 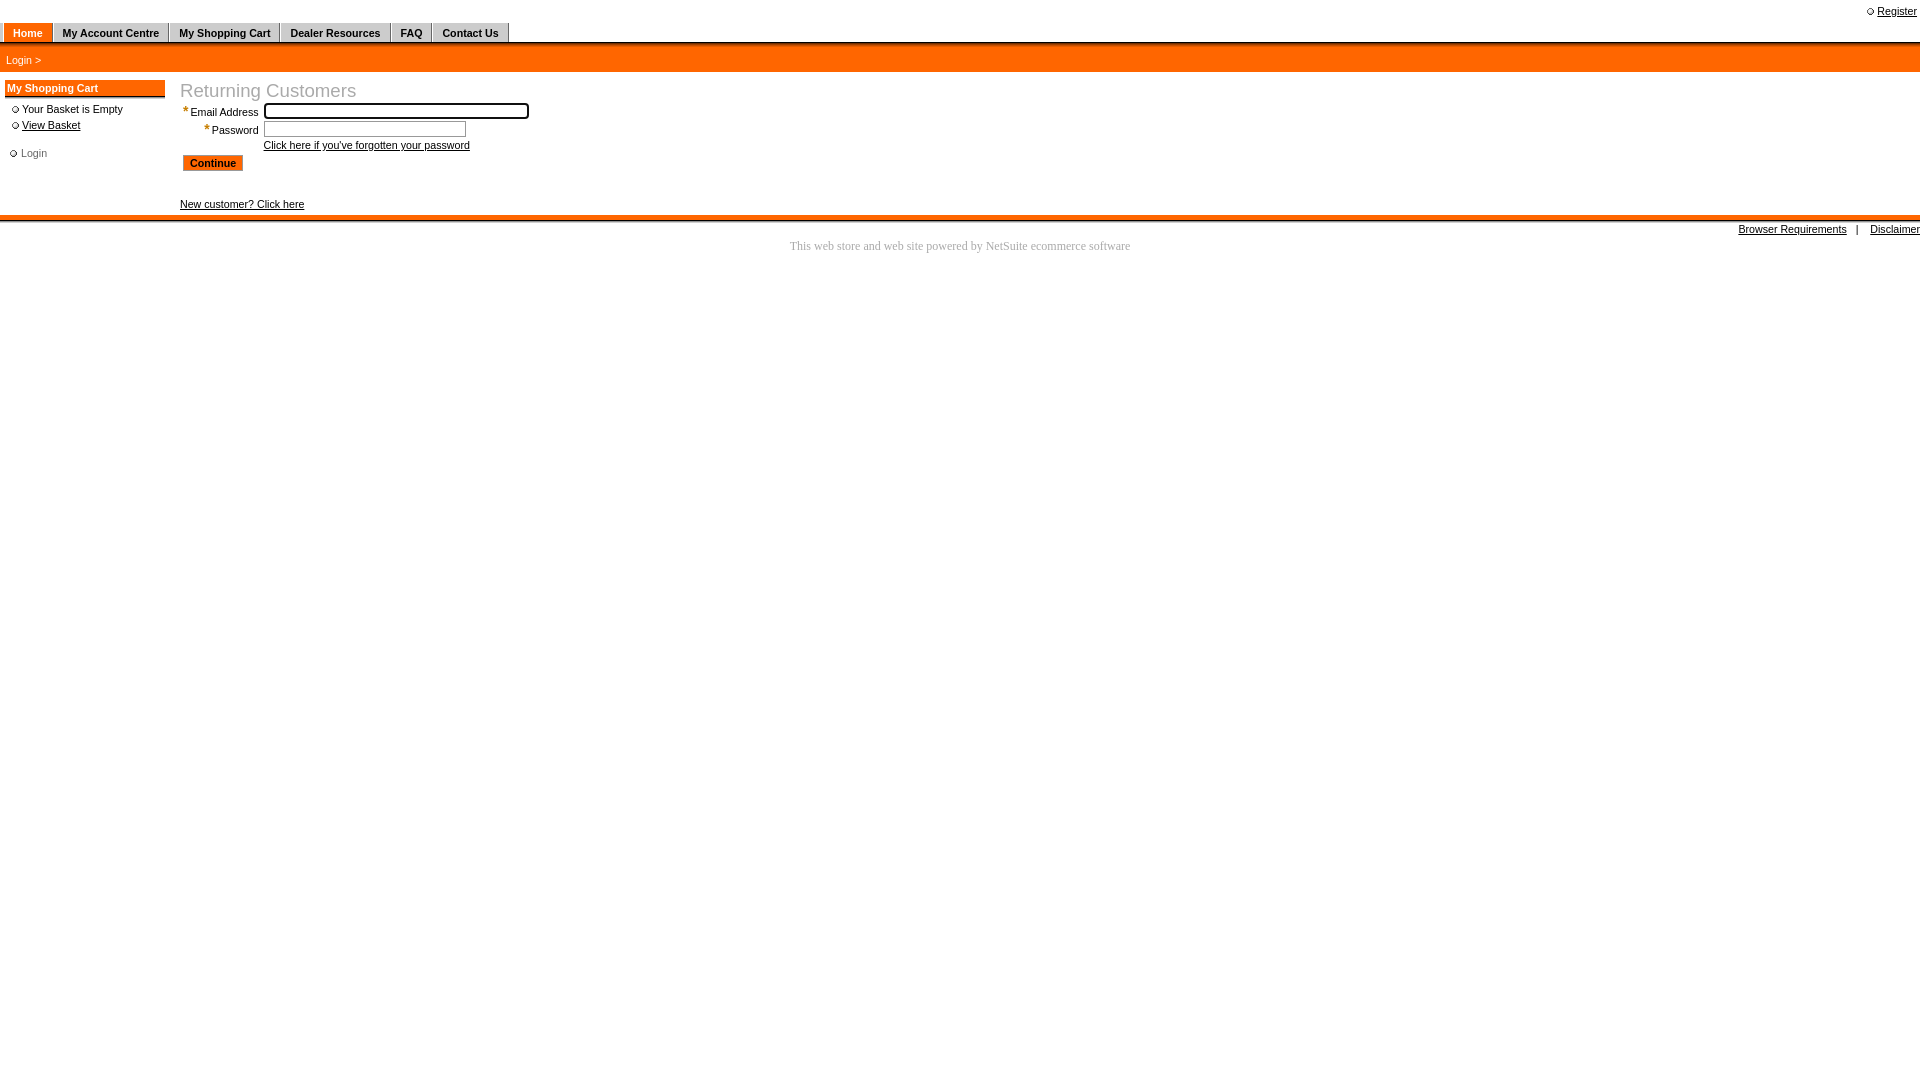 I want to click on 'Contact Us', so click(x=469, y=31).